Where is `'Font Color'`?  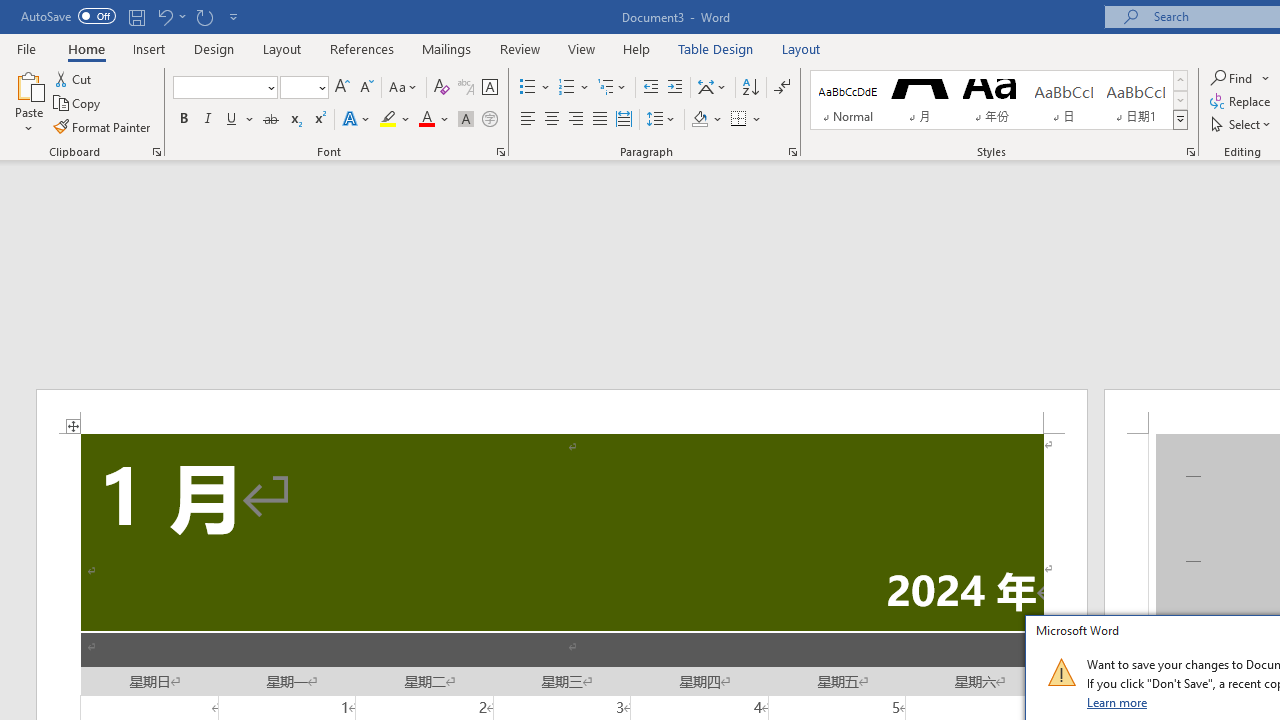
'Font Color' is located at coordinates (433, 119).